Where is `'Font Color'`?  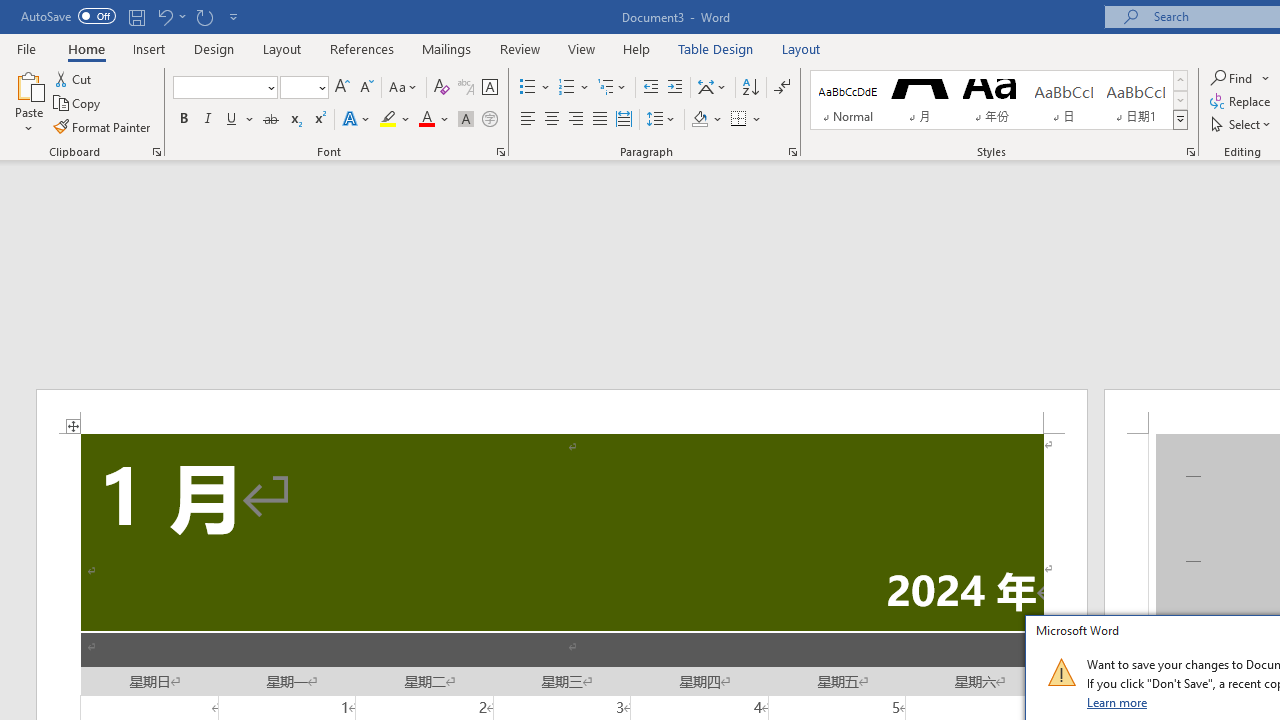
'Font Color' is located at coordinates (433, 119).